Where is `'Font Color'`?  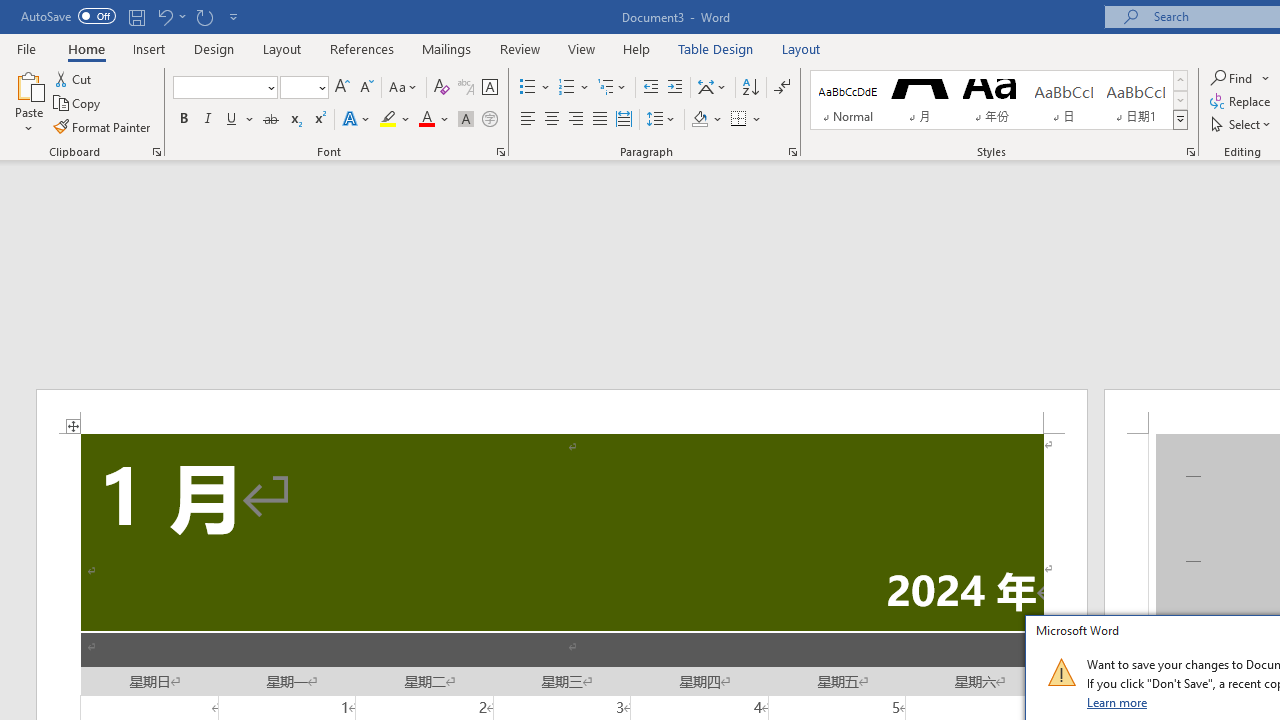
'Font Color' is located at coordinates (433, 119).